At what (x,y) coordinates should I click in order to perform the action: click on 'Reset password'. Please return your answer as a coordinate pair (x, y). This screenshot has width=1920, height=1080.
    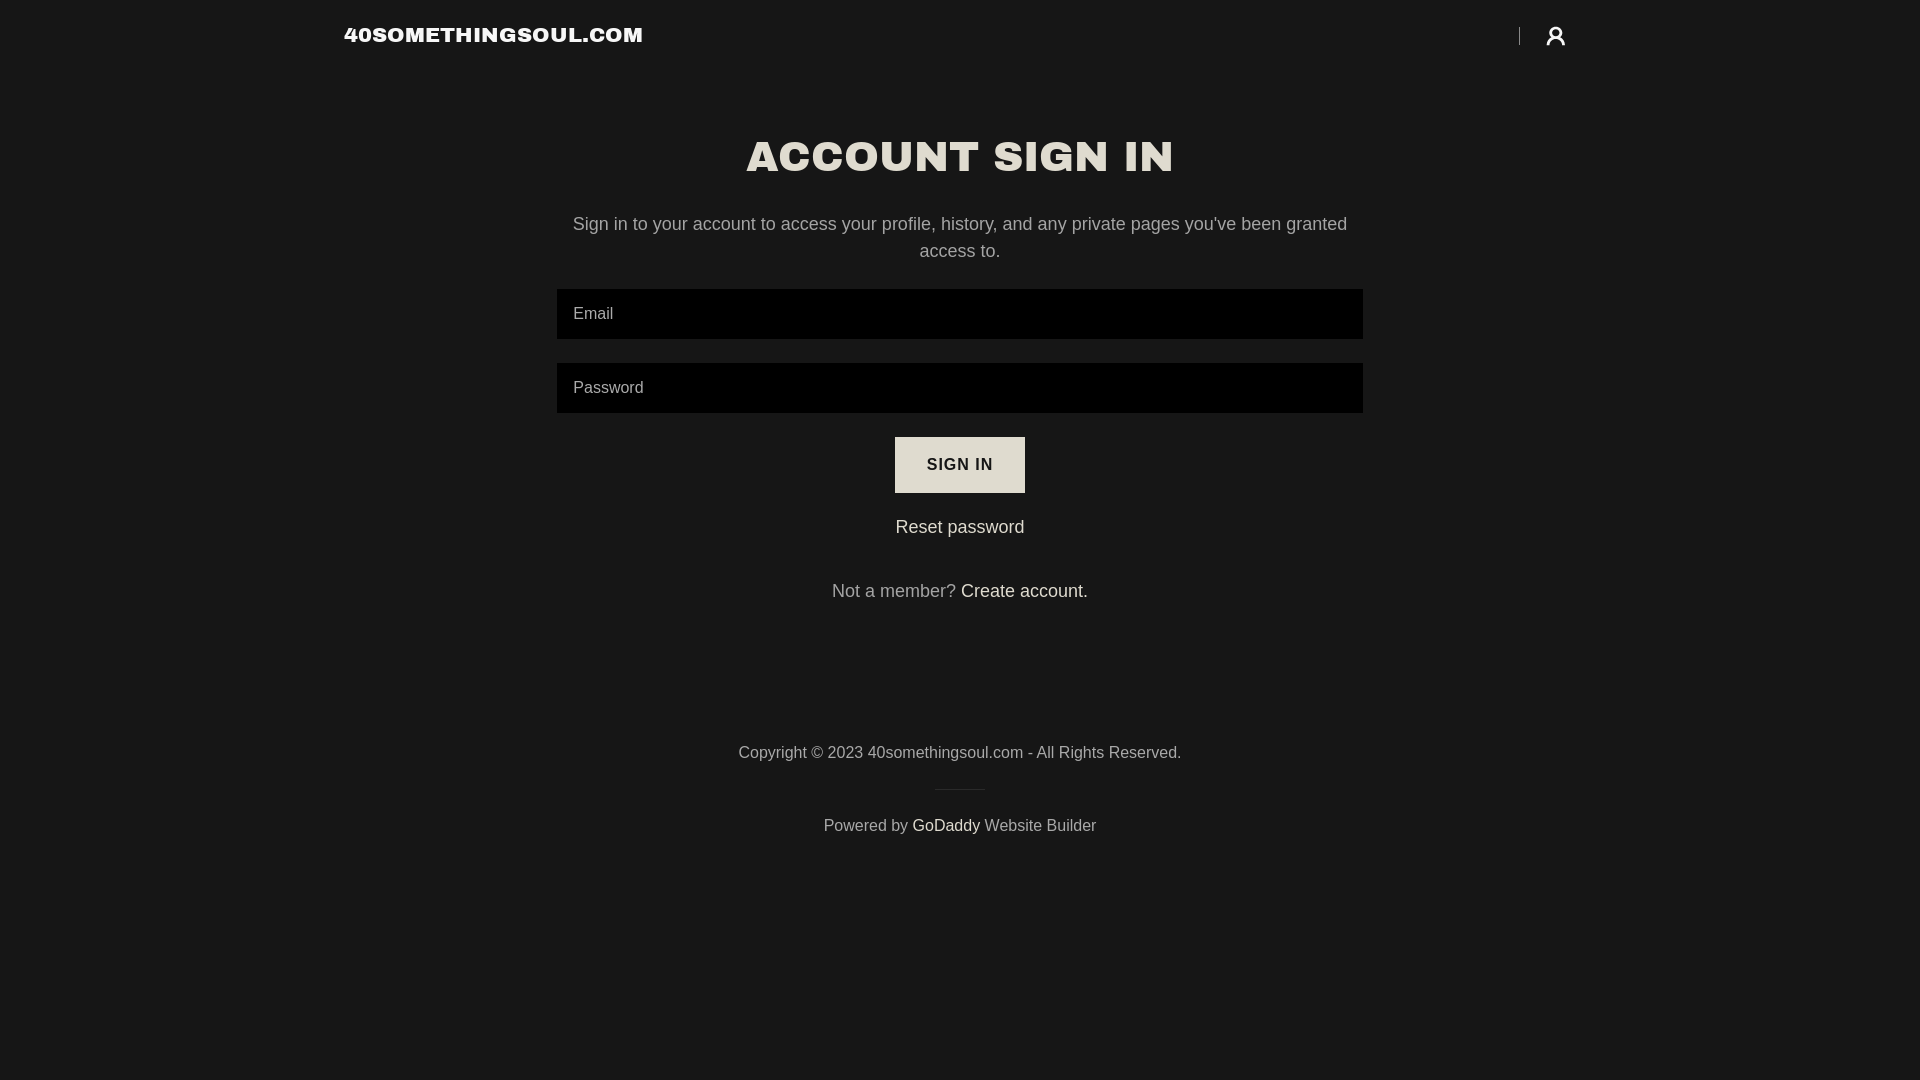
    Looking at the image, I should click on (958, 526).